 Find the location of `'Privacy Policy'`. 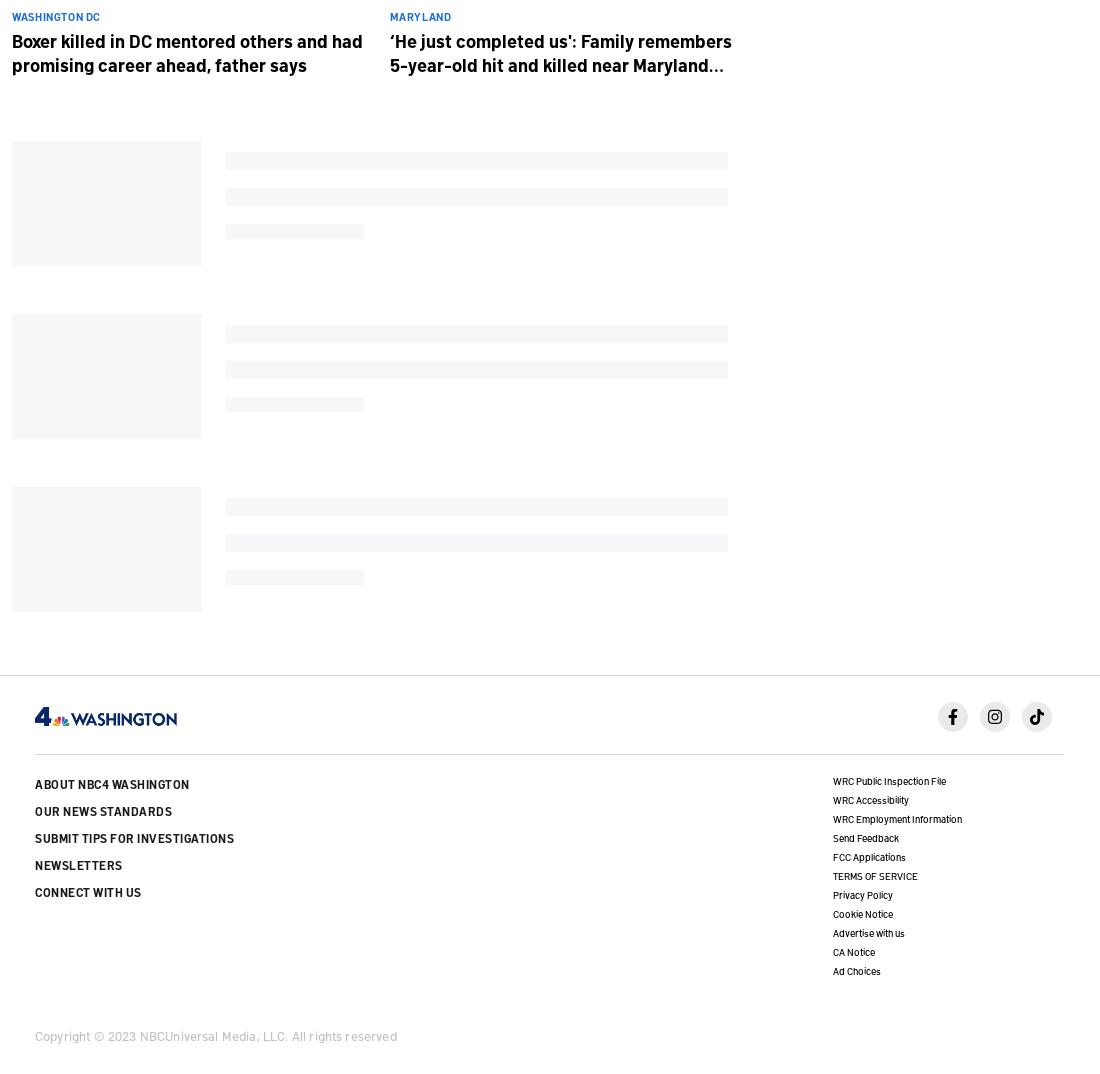

'Privacy Policy' is located at coordinates (861, 892).